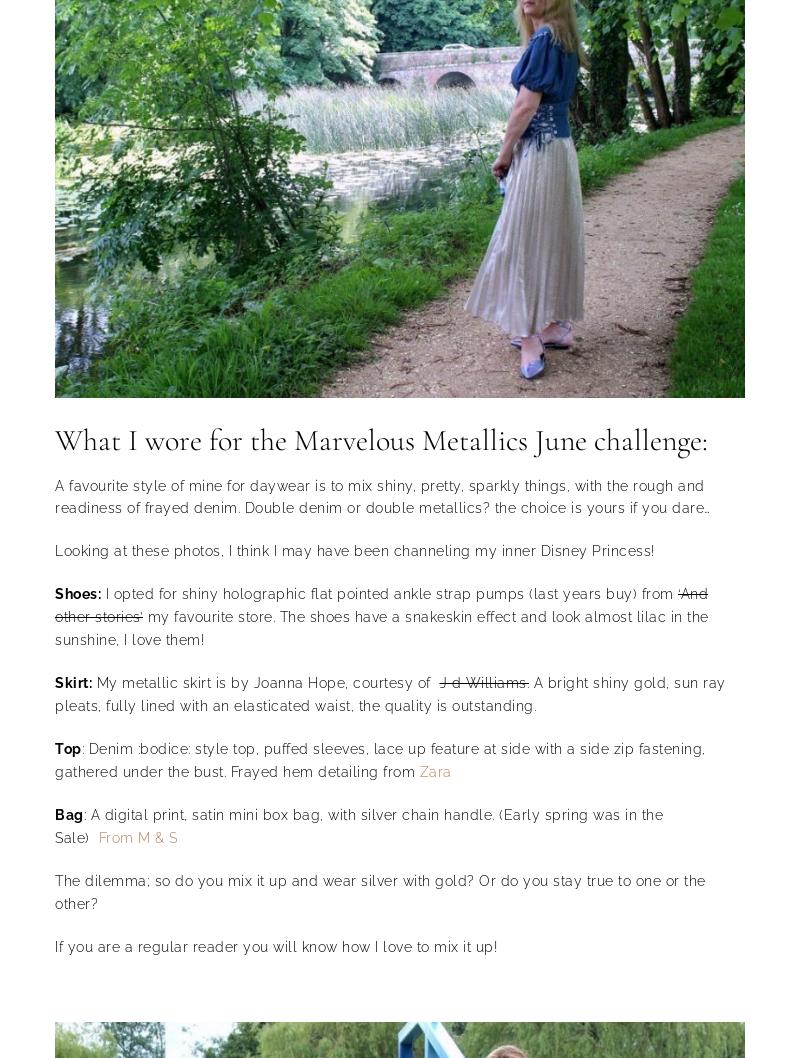 This screenshot has height=1058, width=800. I want to click on 'From M & S', so click(137, 835).